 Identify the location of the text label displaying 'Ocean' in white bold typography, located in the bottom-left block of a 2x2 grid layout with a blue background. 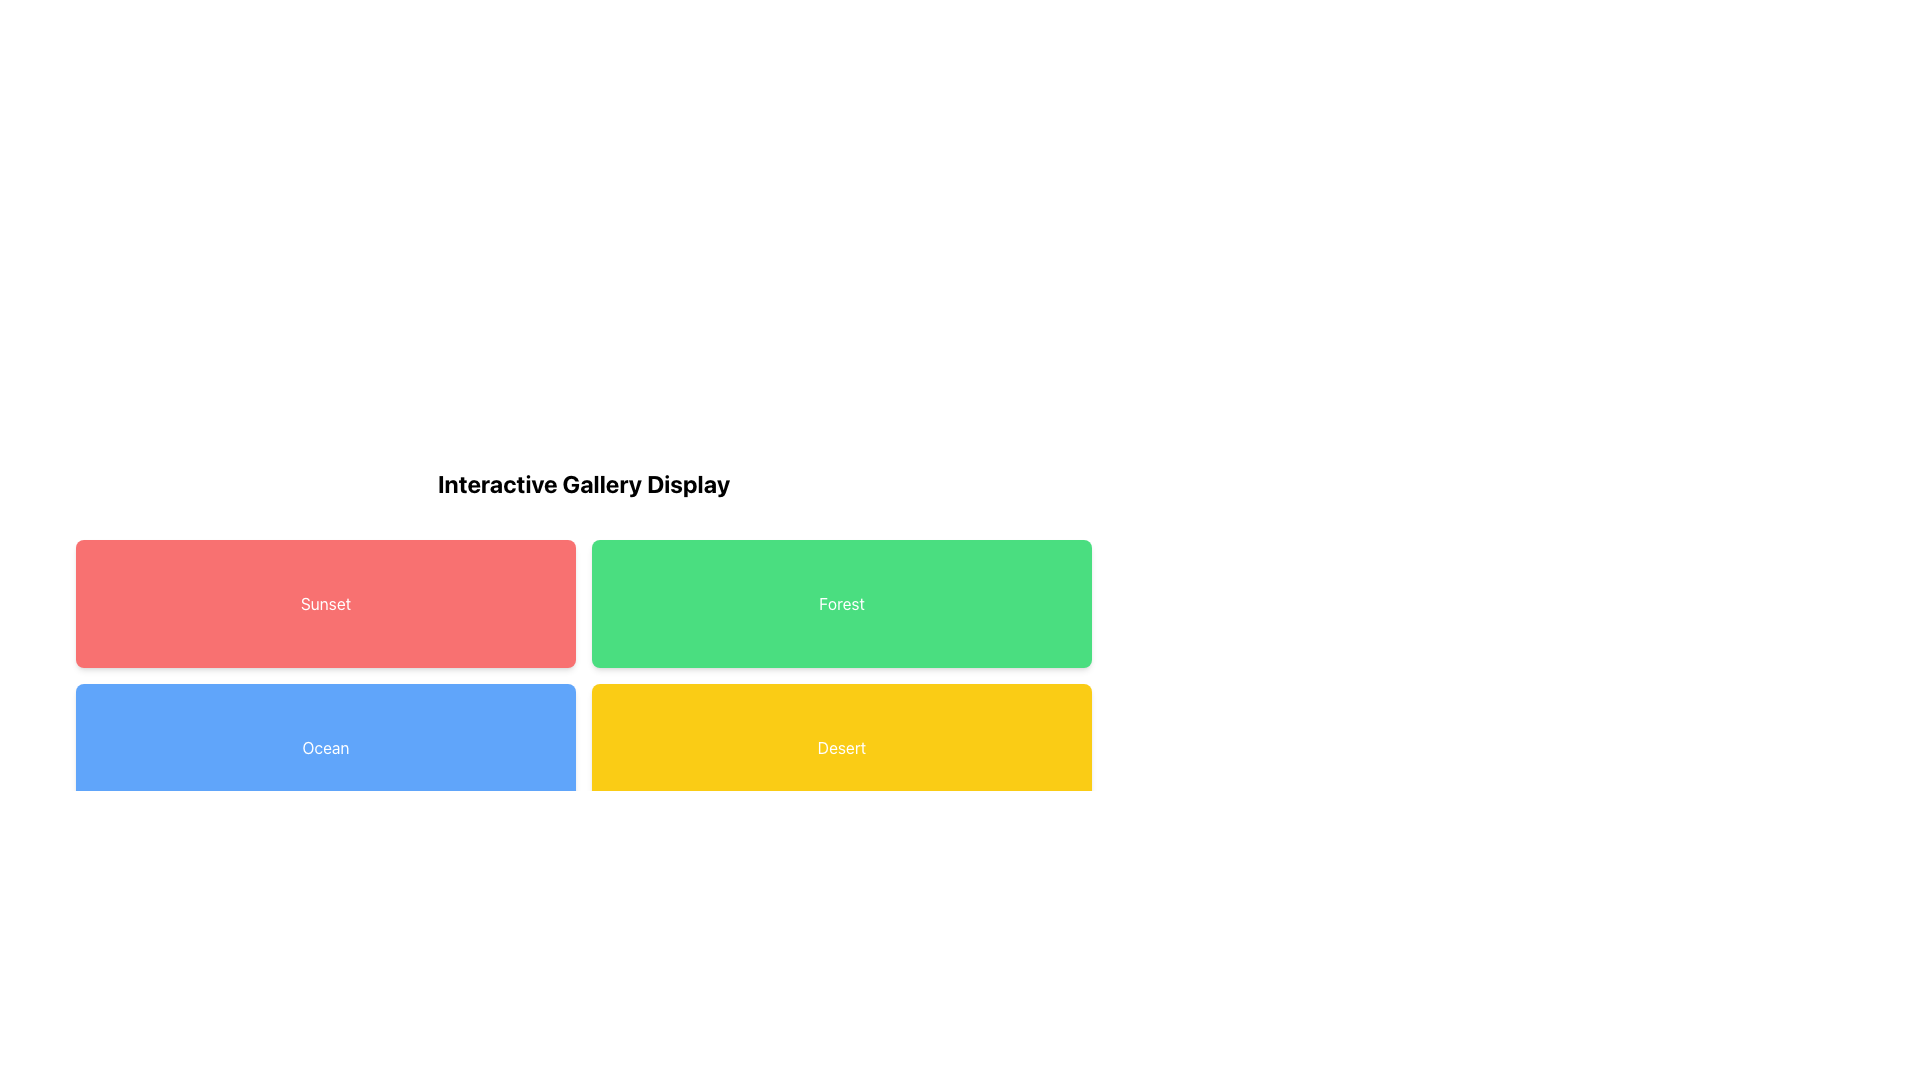
(326, 748).